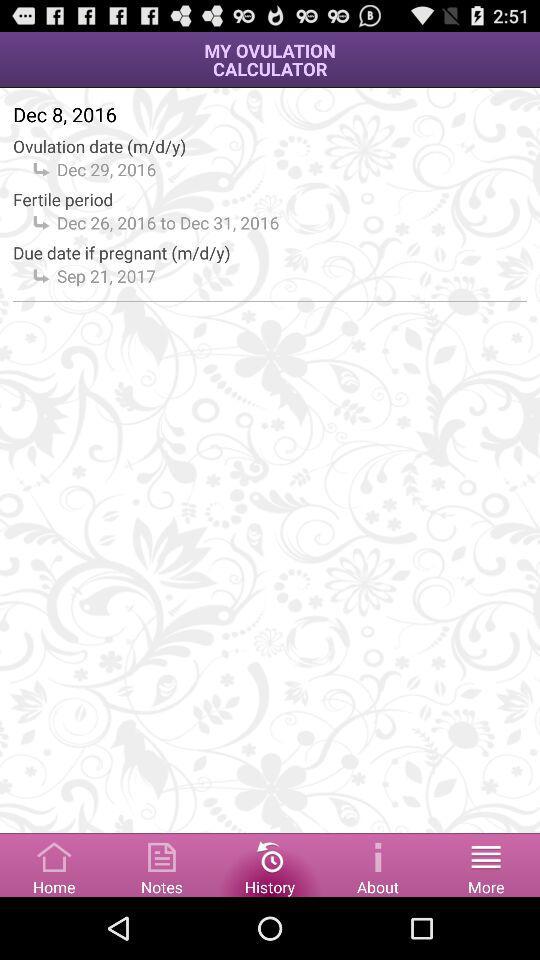 The height and width of the screenshot is (960, 540). What do you see at coordinates (270, 863) in the screenshot?
I see `show history` at bounding box center [270, 863].